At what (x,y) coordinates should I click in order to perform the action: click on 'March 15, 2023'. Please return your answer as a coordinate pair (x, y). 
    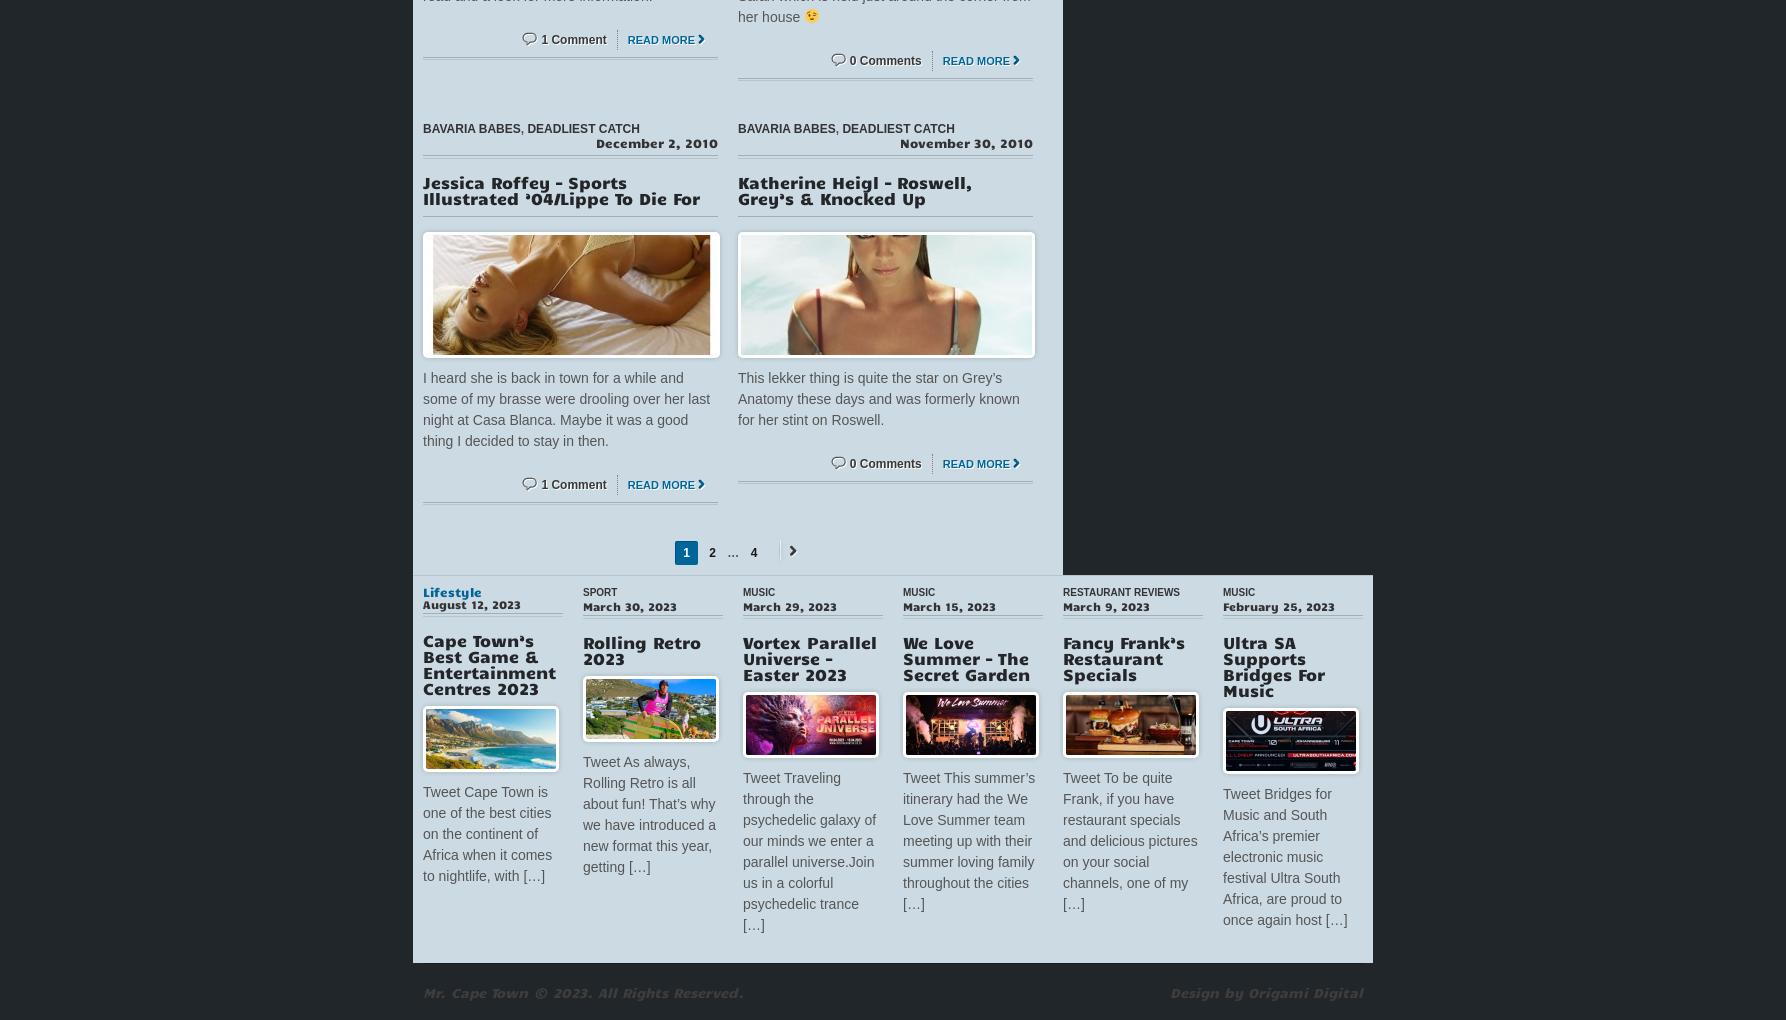
    Looking at the image, I should click on (903, 603).